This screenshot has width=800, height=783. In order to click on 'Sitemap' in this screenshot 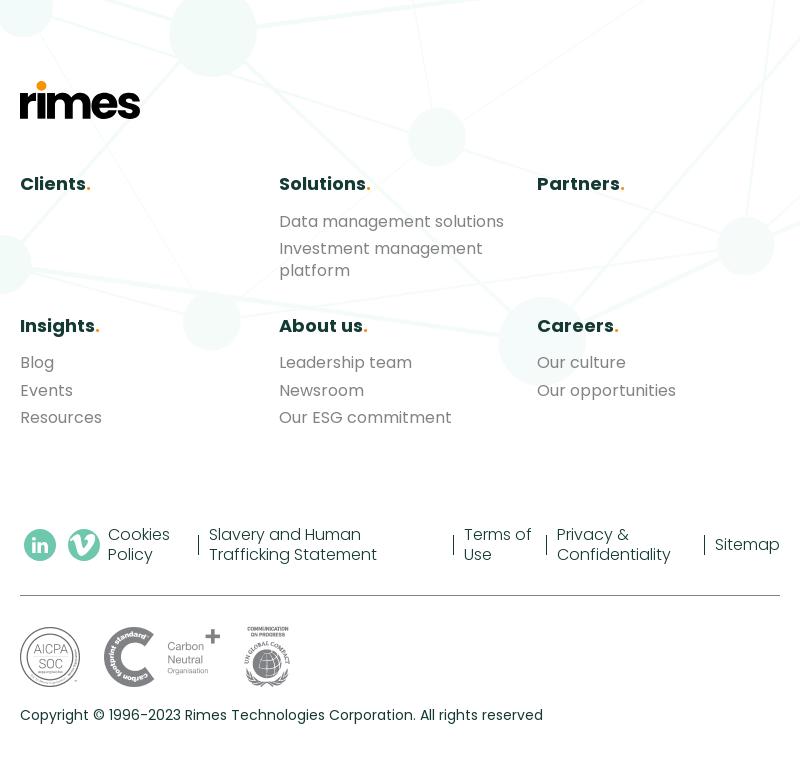, I will do `click(747, 542)`.